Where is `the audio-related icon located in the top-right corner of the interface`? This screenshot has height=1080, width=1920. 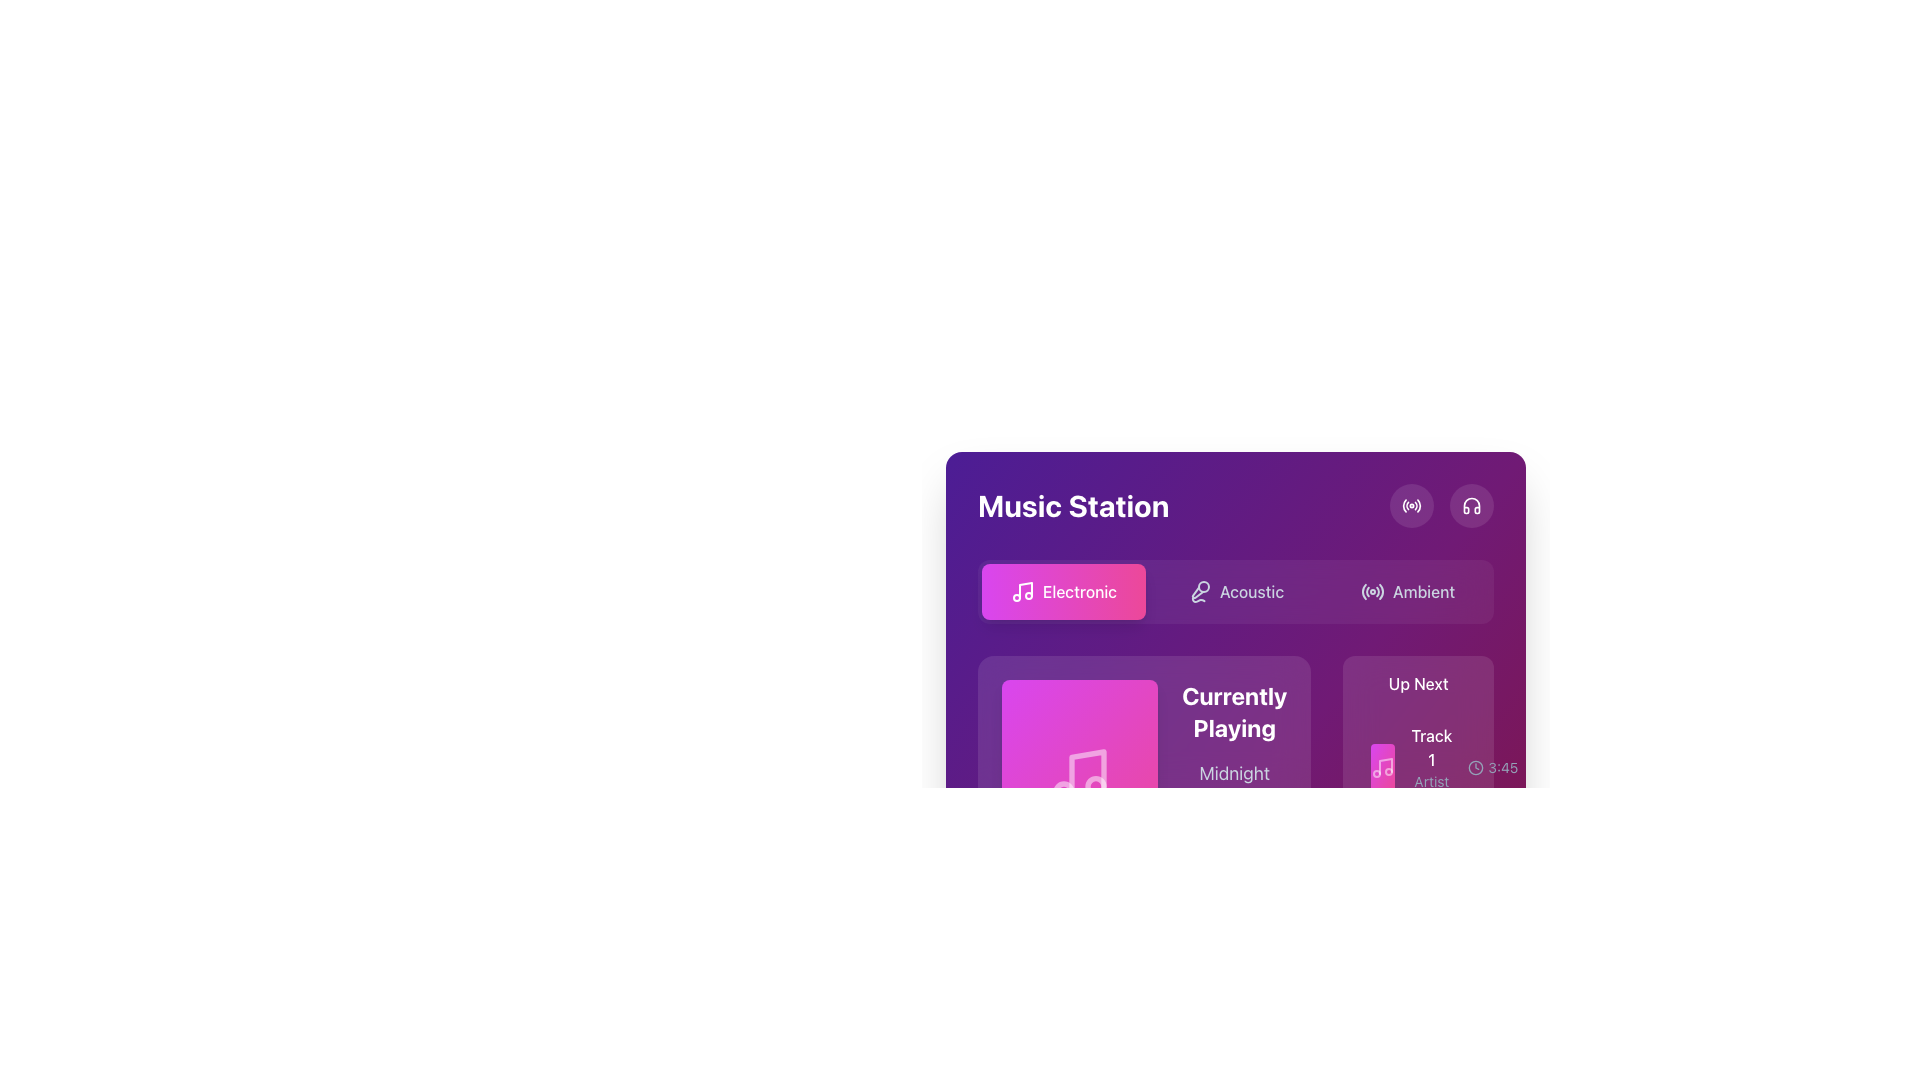
the audio-related icon located in the top-right corner of the interface is located at coordinates (1472, 504).